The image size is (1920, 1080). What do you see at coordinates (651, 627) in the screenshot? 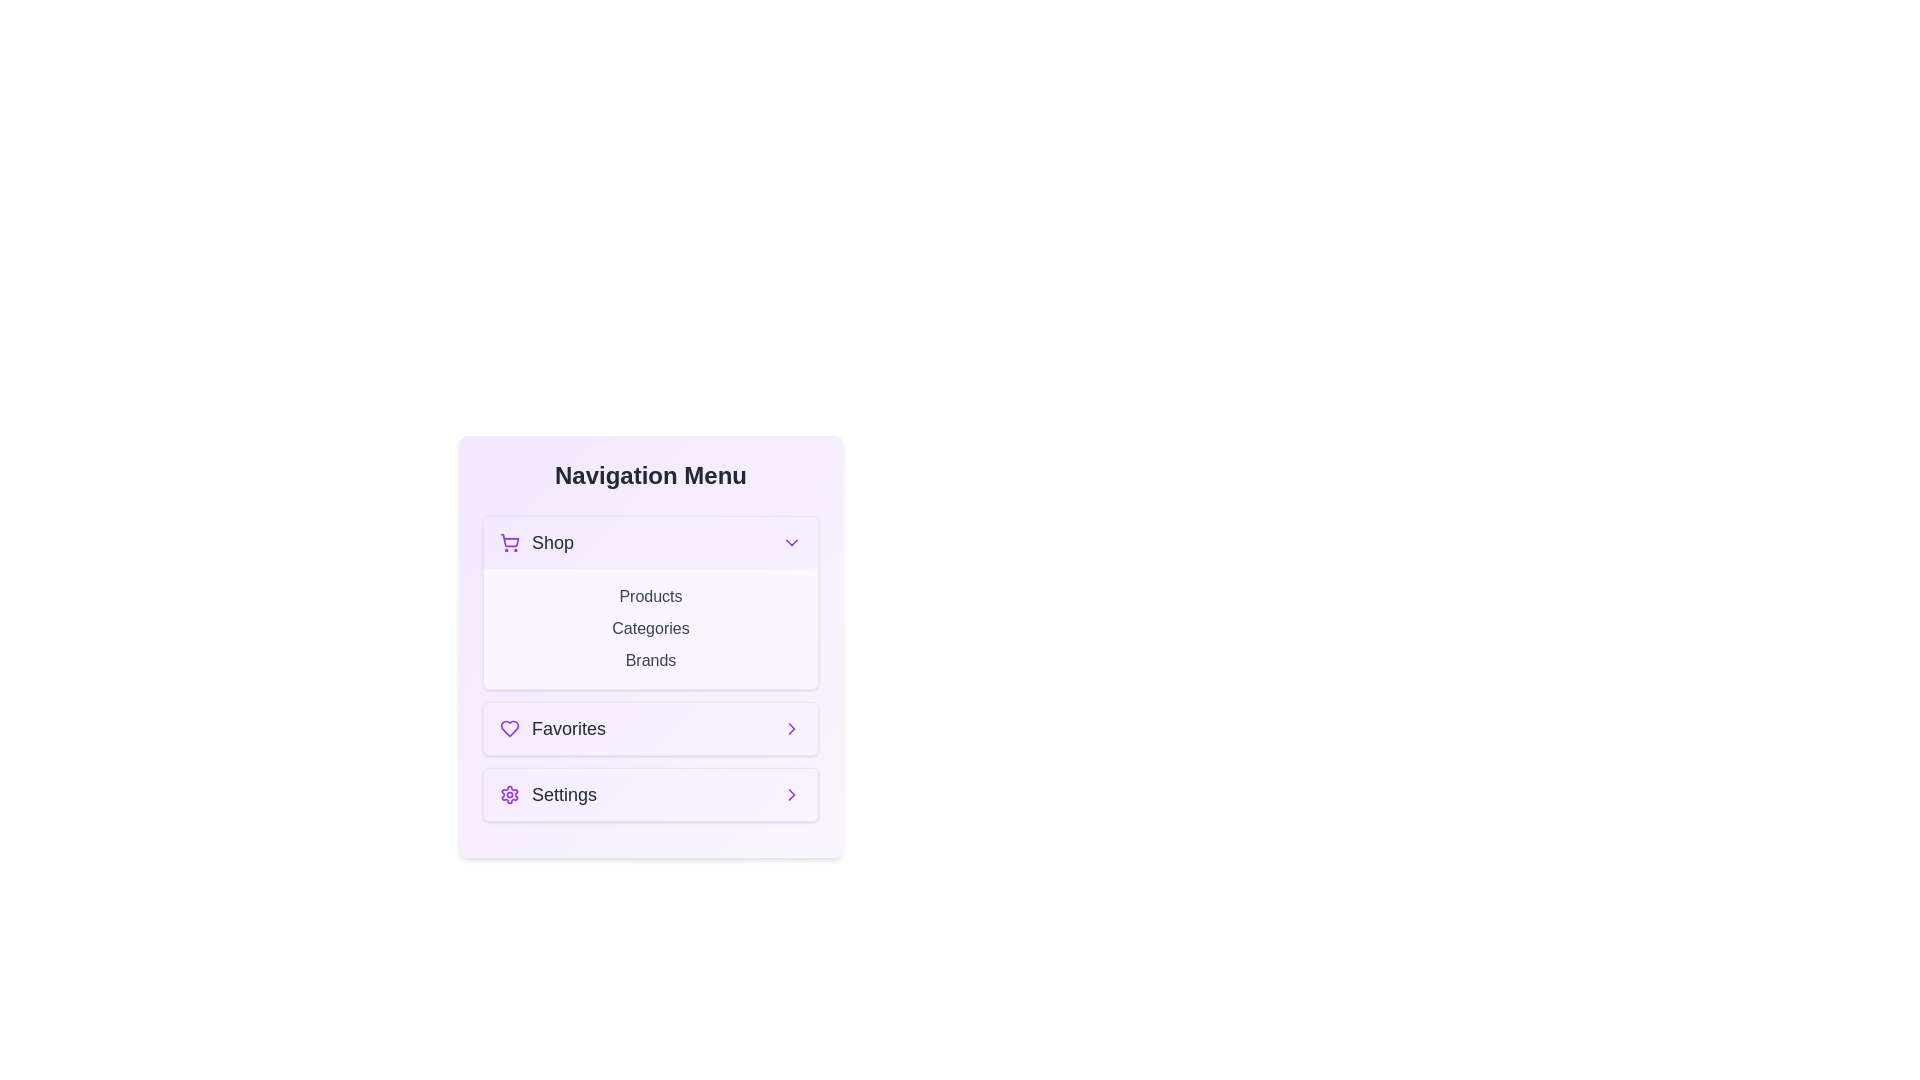
I see `the 'Categories' text label, which is the second item in the vertical stack of menu options under the 'Shop' section` at bounding box center [651, 627].